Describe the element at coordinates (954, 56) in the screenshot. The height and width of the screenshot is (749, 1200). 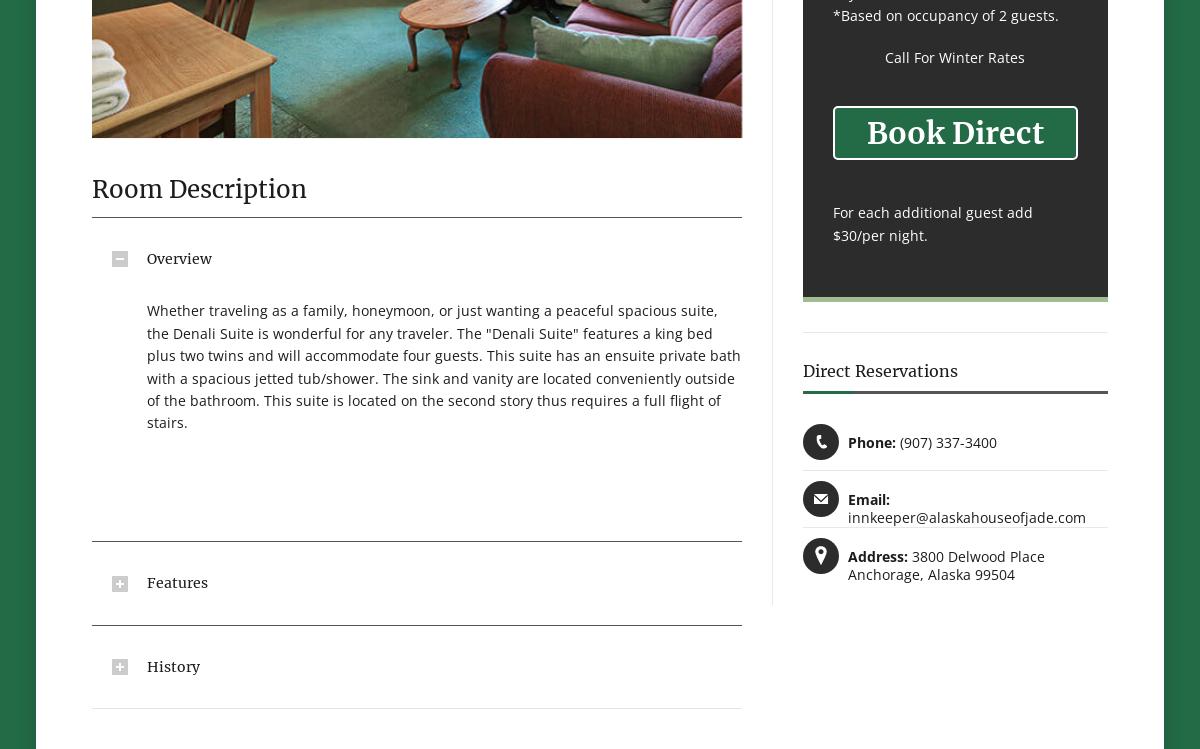
I see `'Call For Winter Rates'` at that location.